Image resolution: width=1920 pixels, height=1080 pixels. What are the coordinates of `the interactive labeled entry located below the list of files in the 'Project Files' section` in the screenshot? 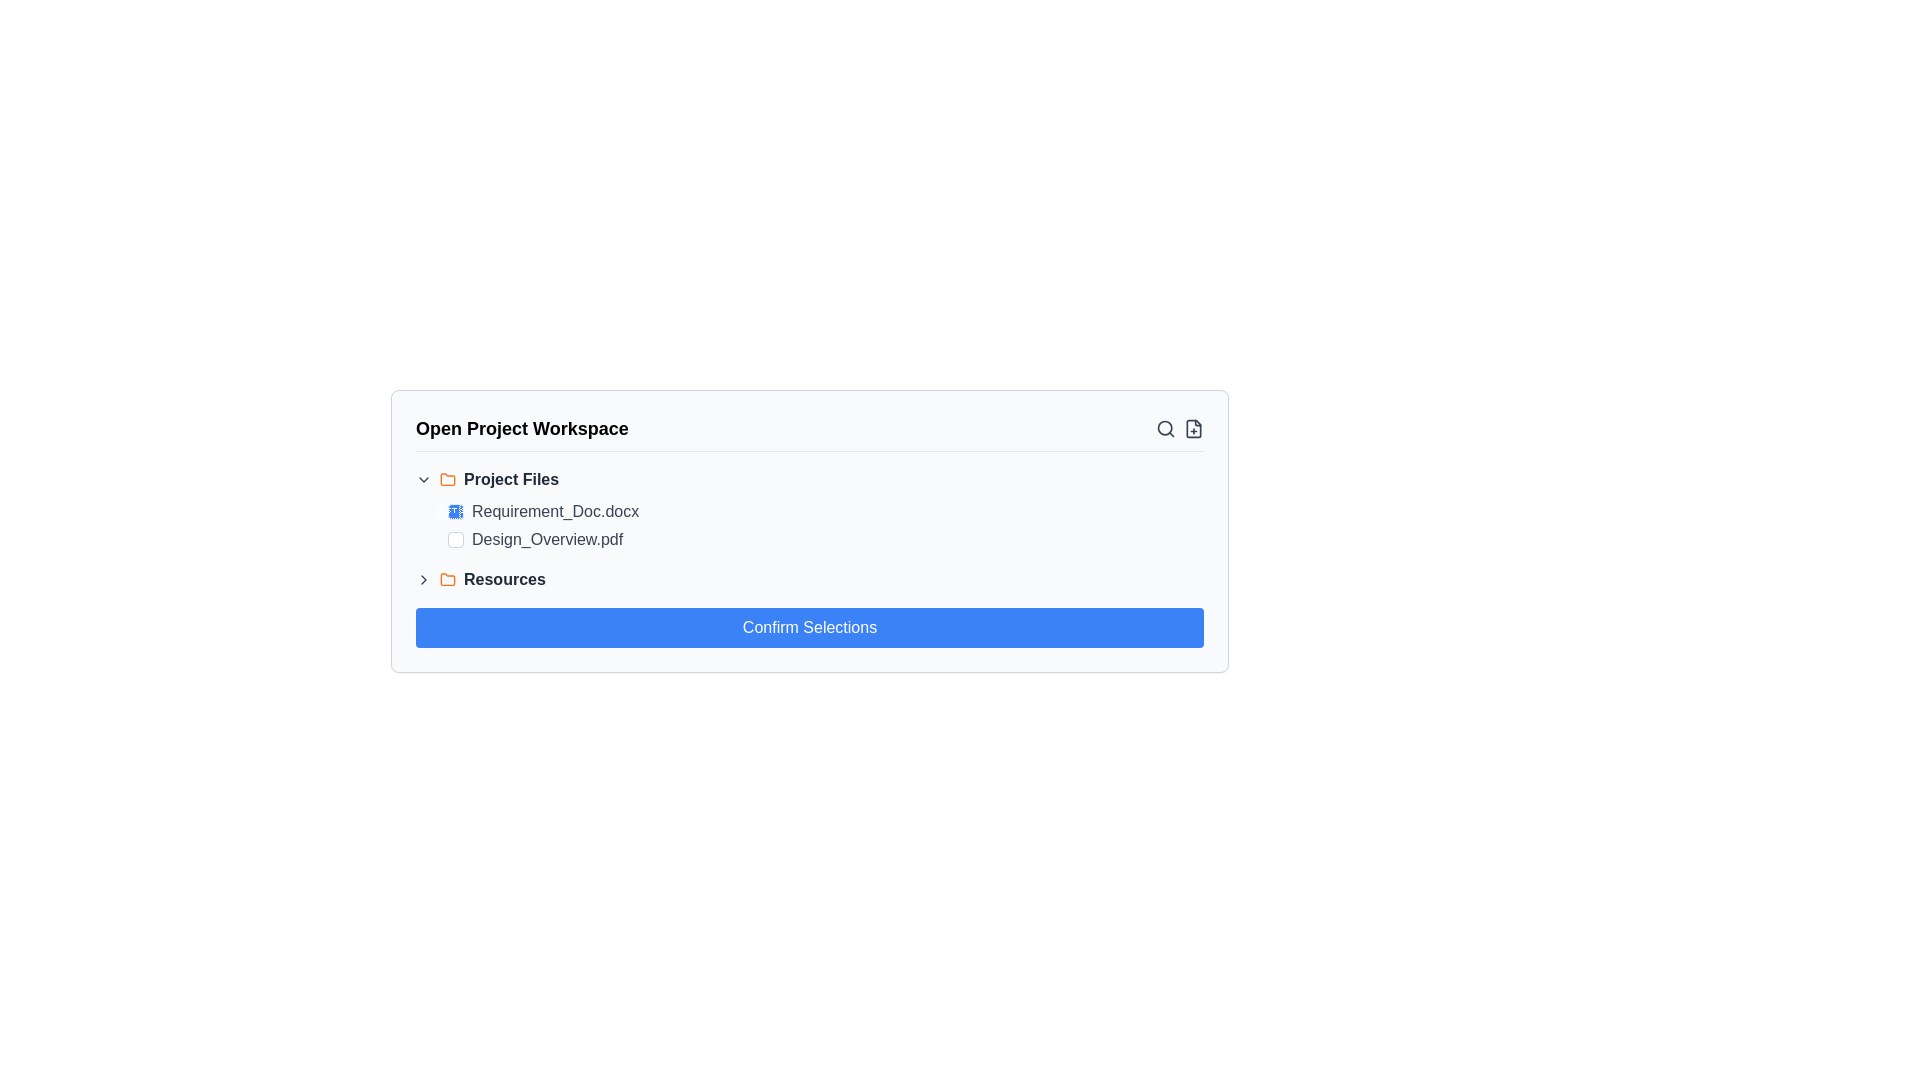 It's located at (810, 579).